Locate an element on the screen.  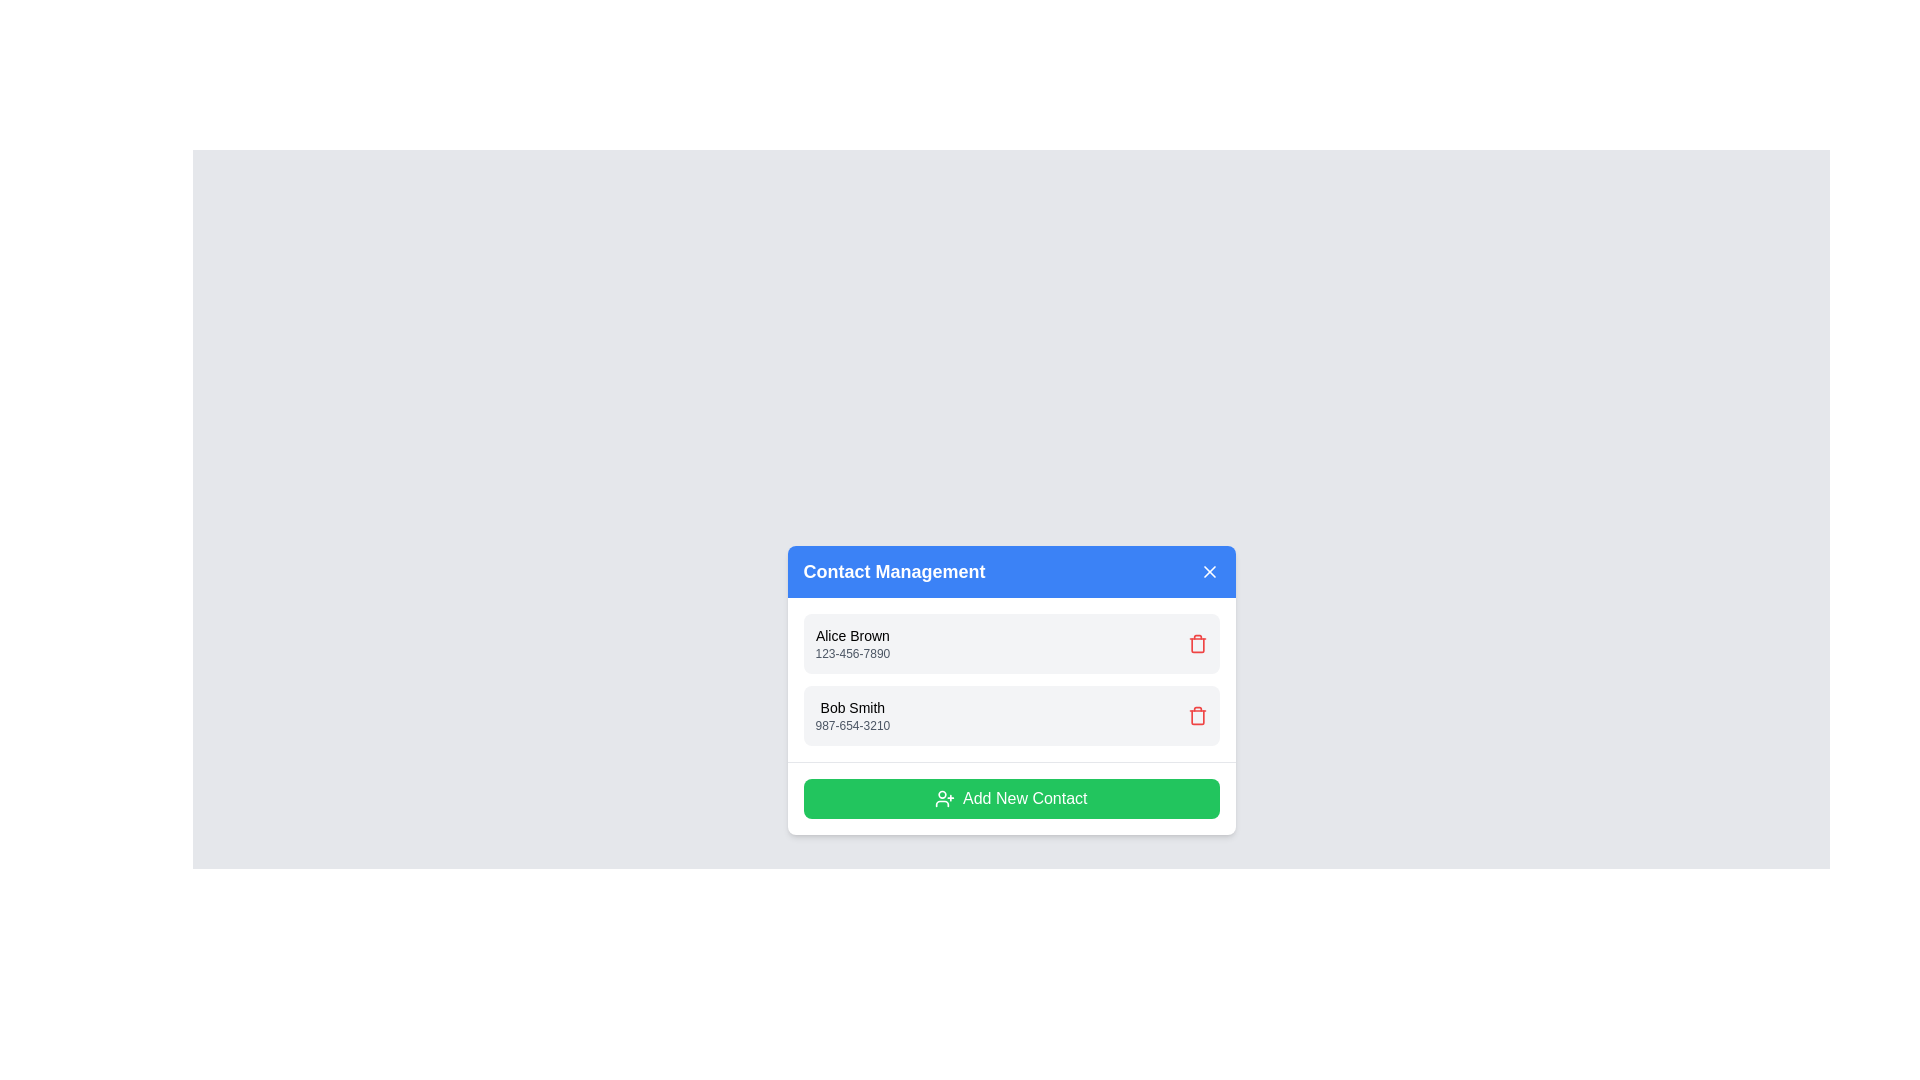
trash icon next to the contact named Bob Smith to remove it is located at coordinates (1197, 714).